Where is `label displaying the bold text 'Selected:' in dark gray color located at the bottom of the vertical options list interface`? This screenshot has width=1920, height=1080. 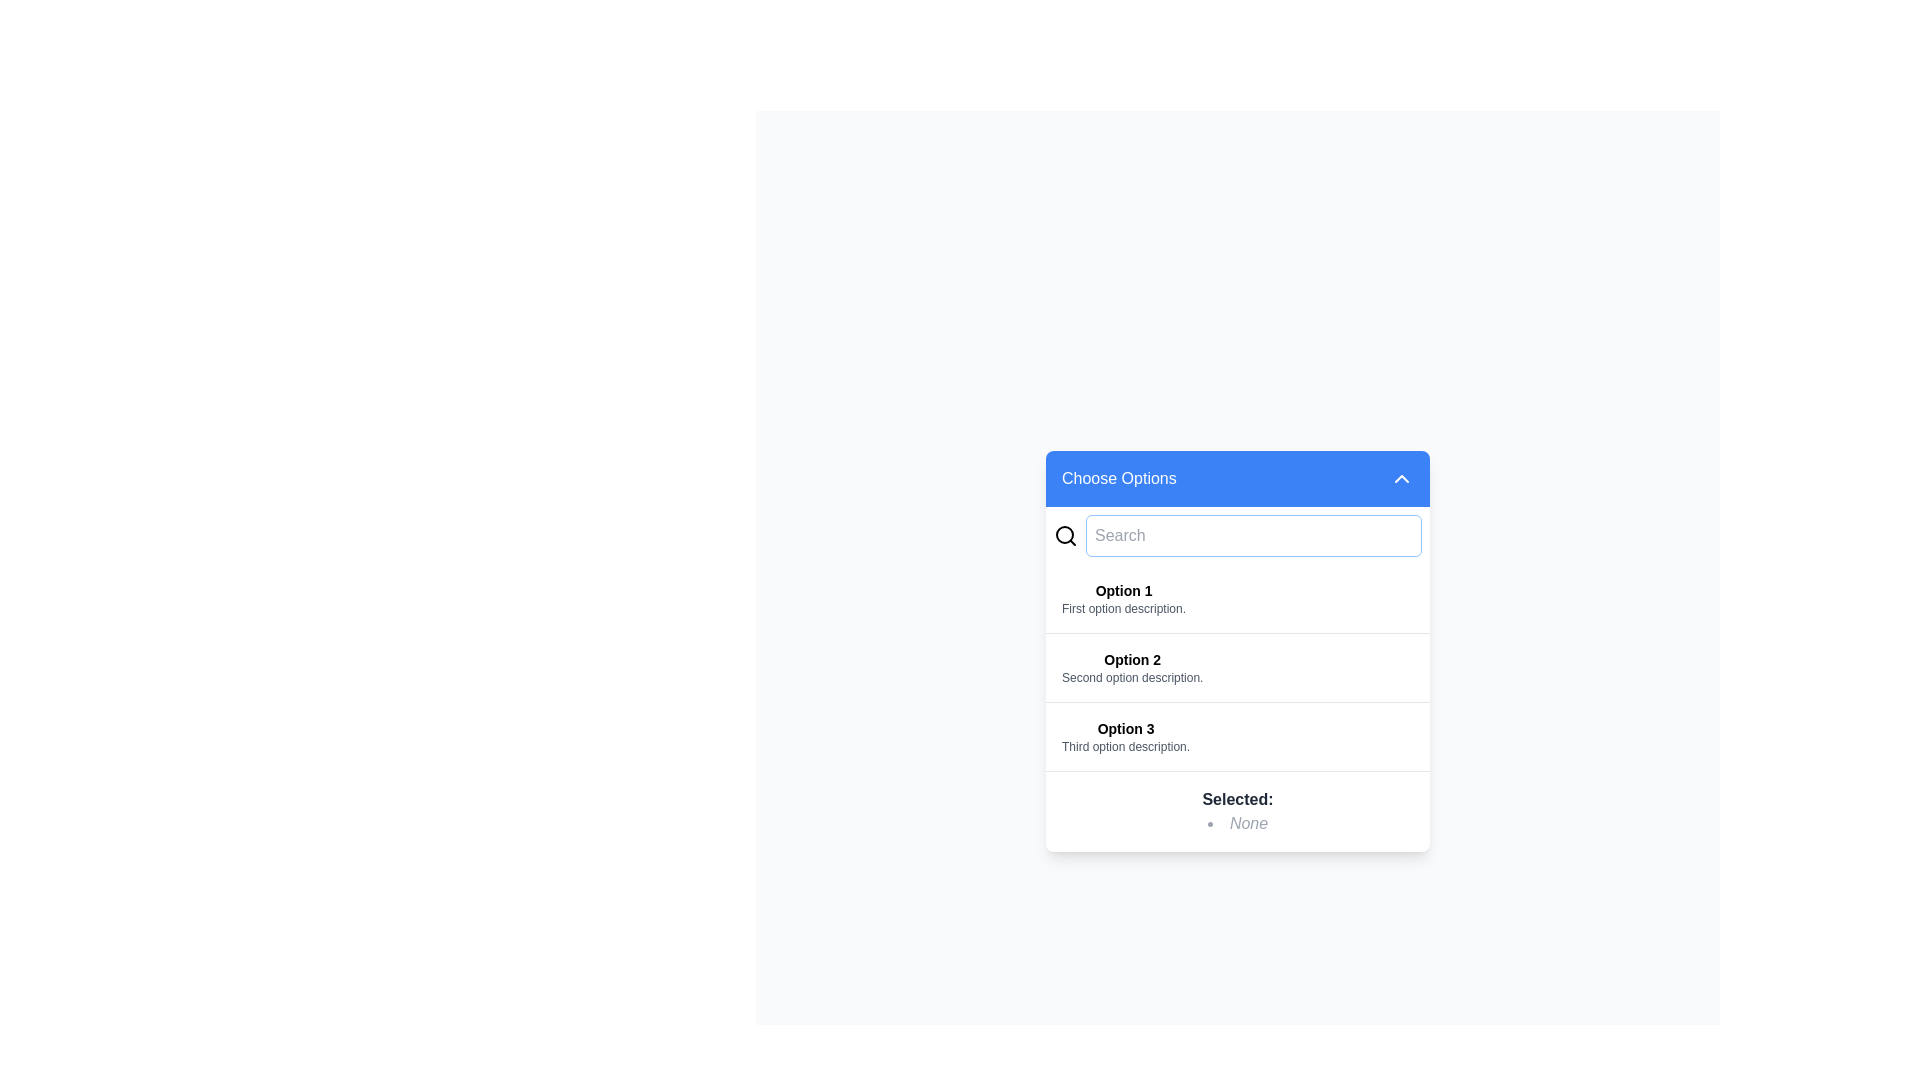 label displaying the bold text 'Selected:' in dark gray color located at the bottom of the vertical options list interface is located at coordinates (1237, 798).